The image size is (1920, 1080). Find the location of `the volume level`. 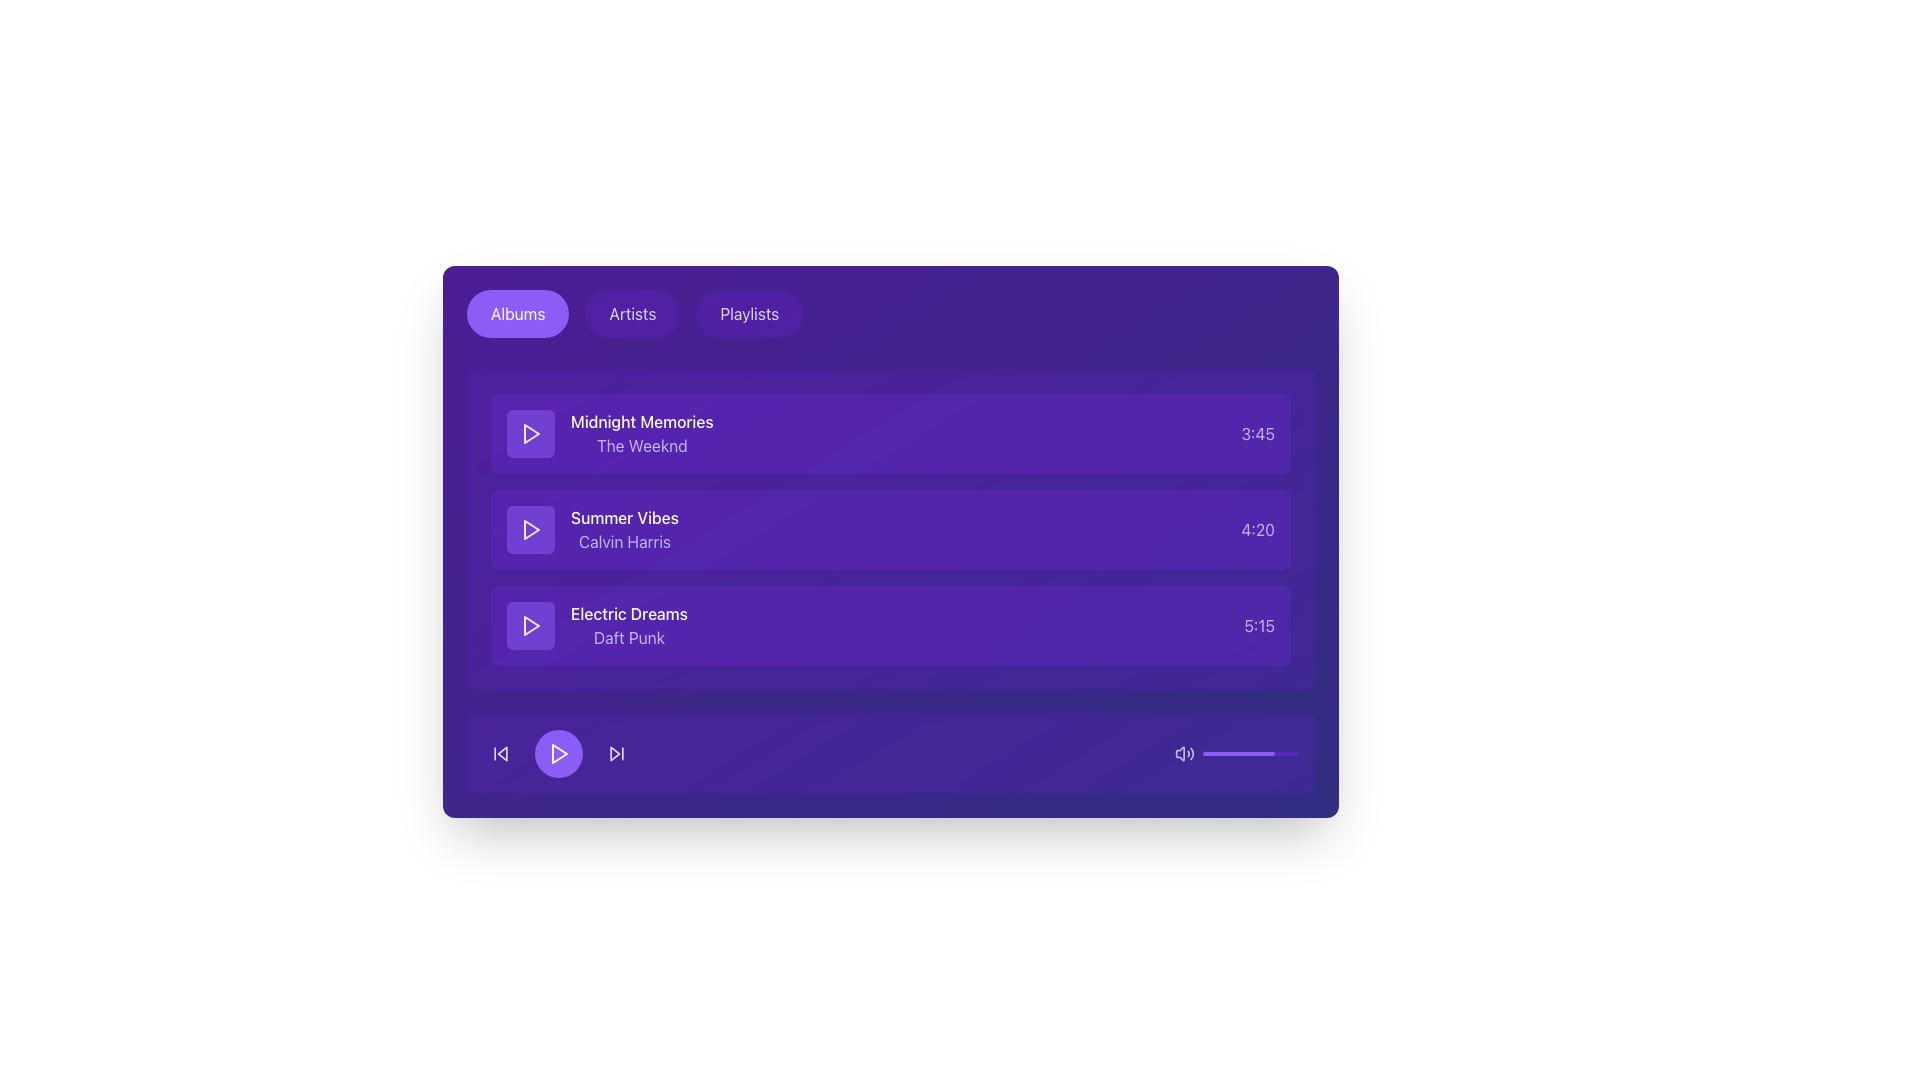

the volume level is located at coordinates (1246, 753).